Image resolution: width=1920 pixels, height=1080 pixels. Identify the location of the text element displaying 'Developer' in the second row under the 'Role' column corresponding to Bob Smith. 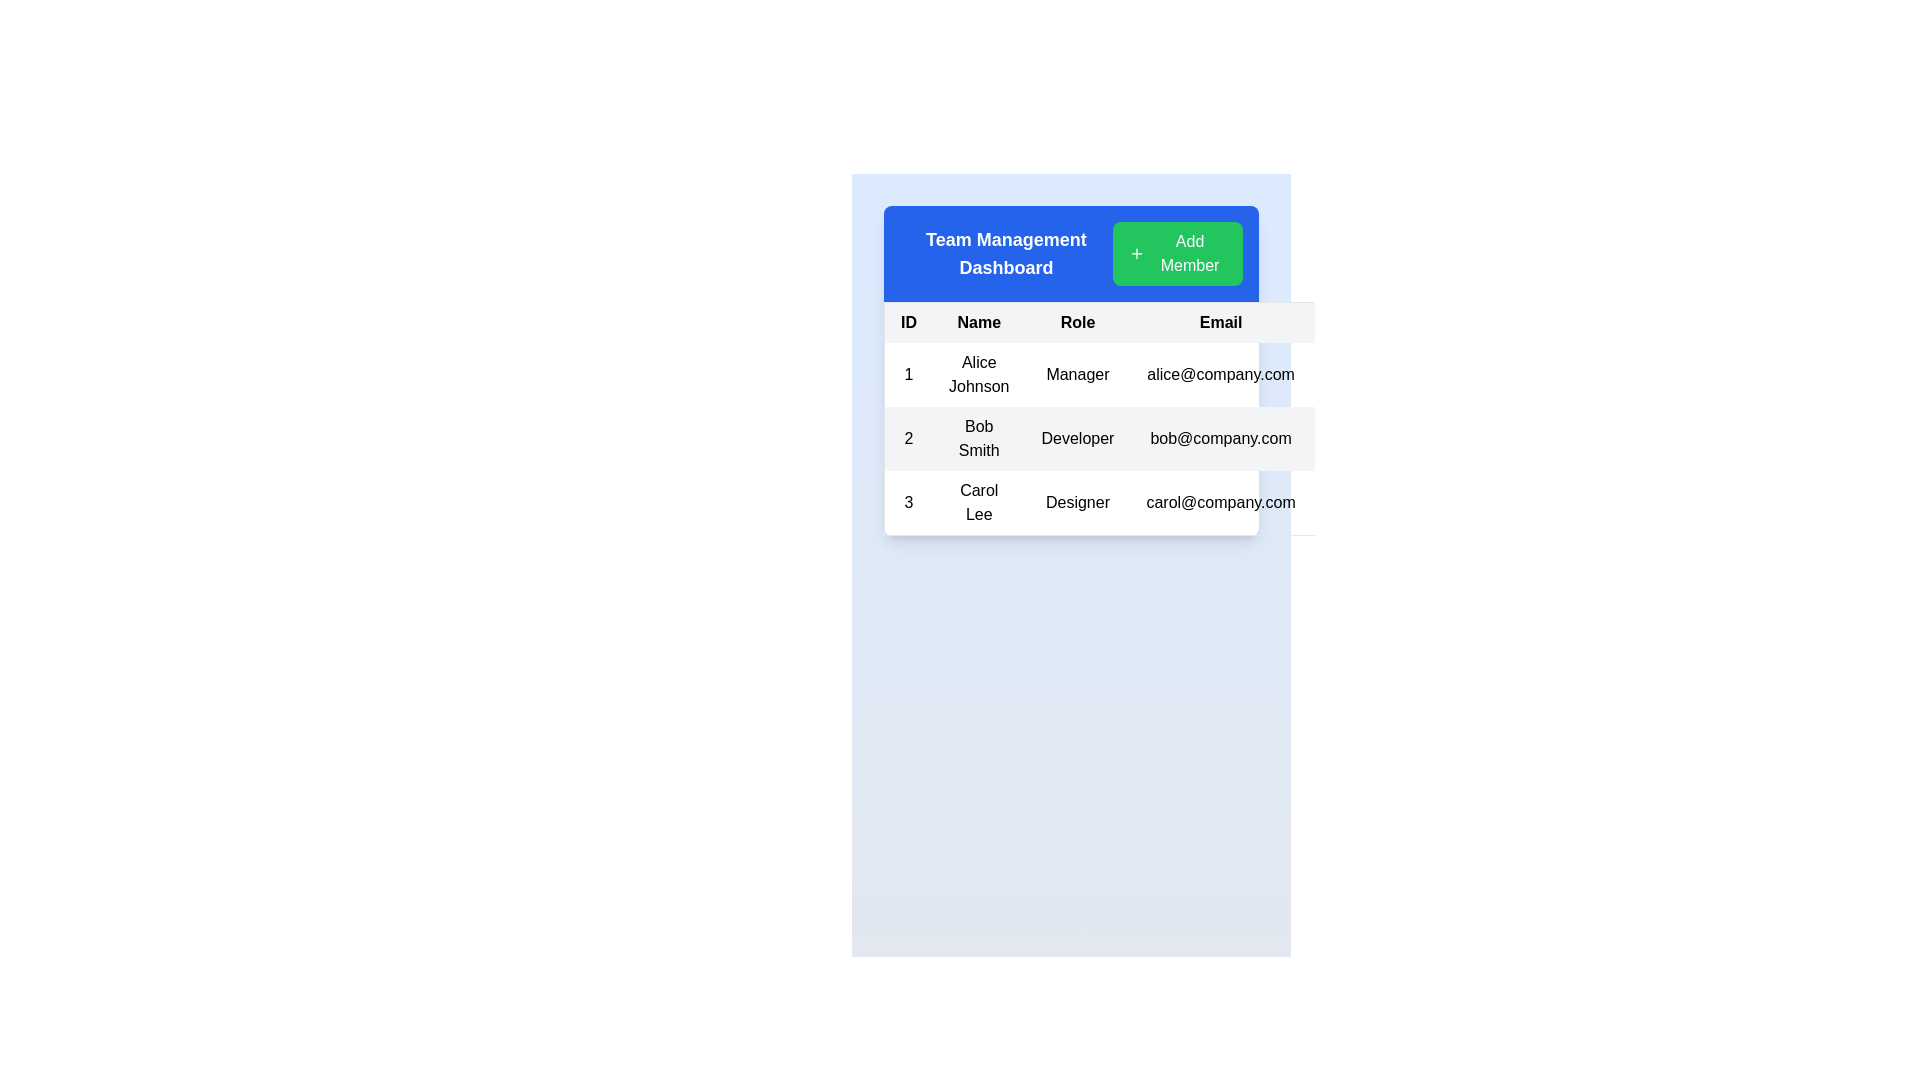
(1076, 438).